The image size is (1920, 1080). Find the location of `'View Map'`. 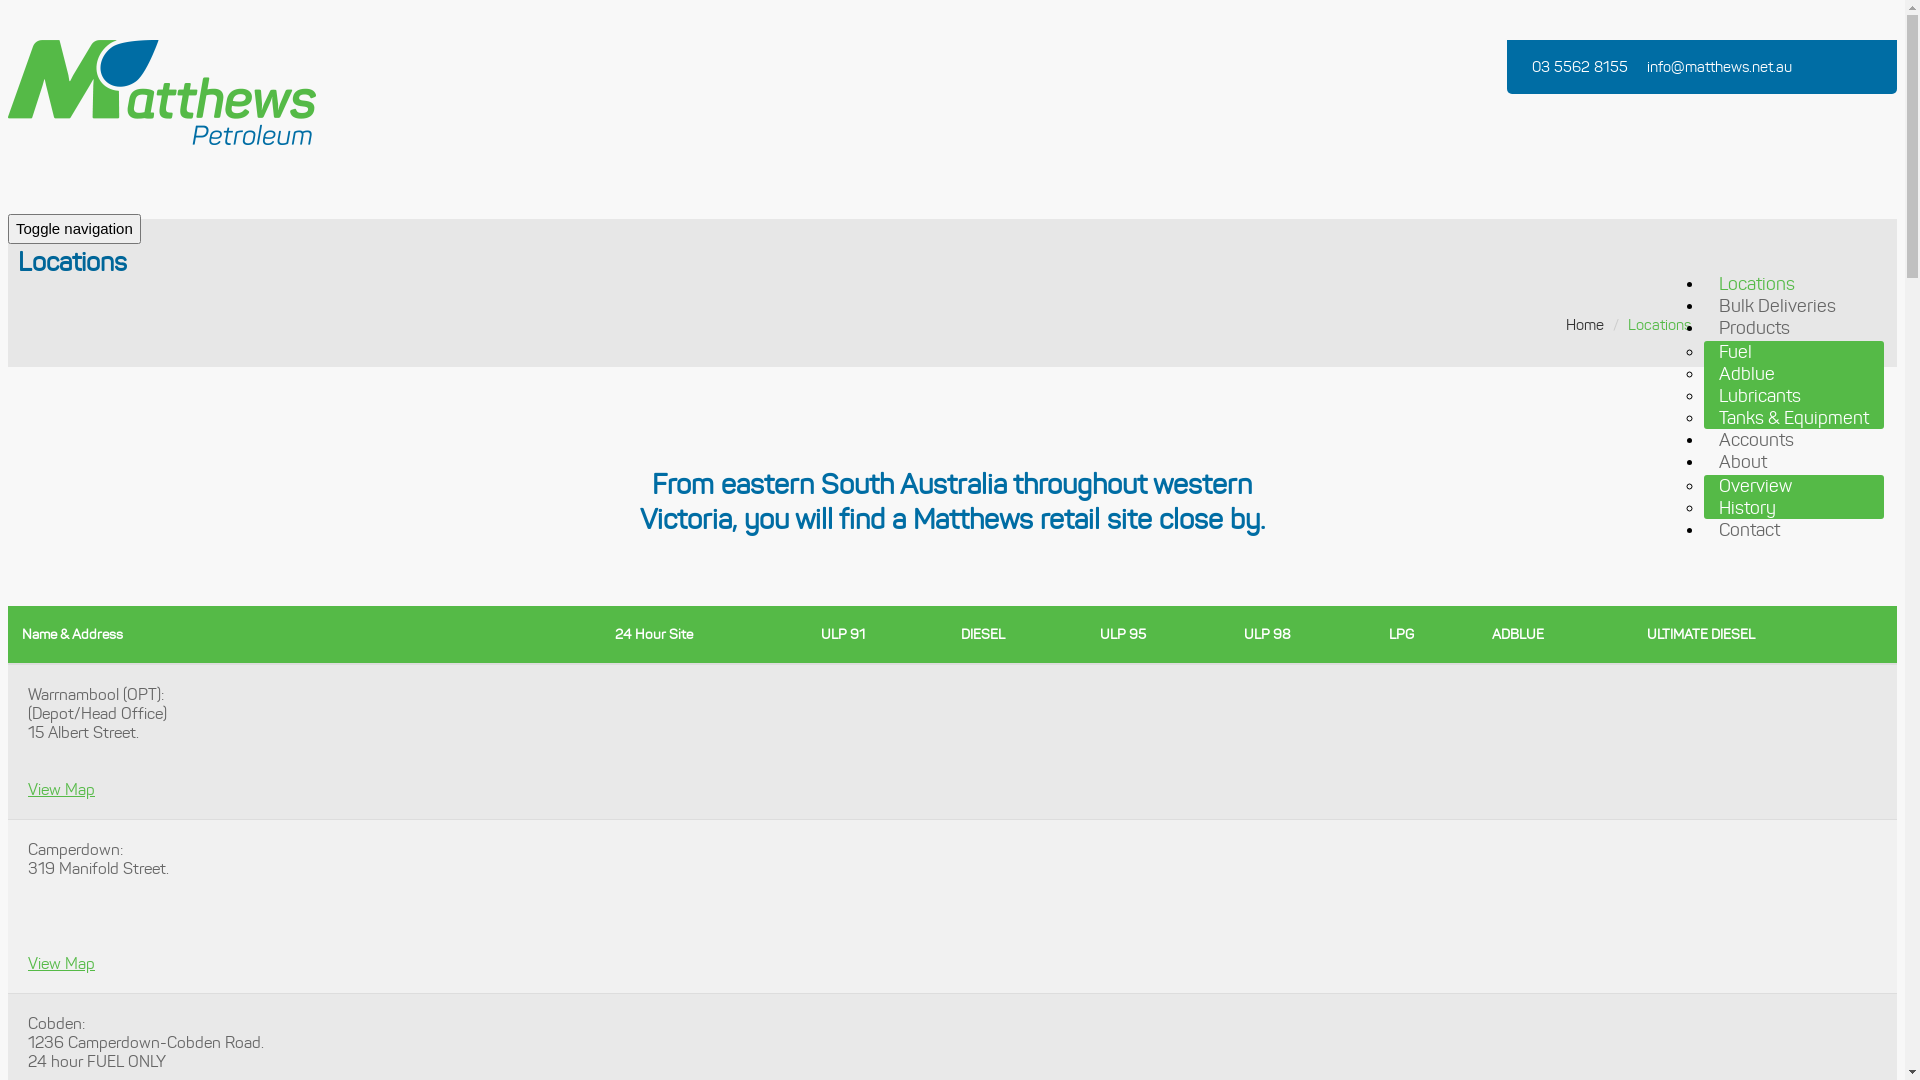

'View Map' is located at coordinates (61, 962).